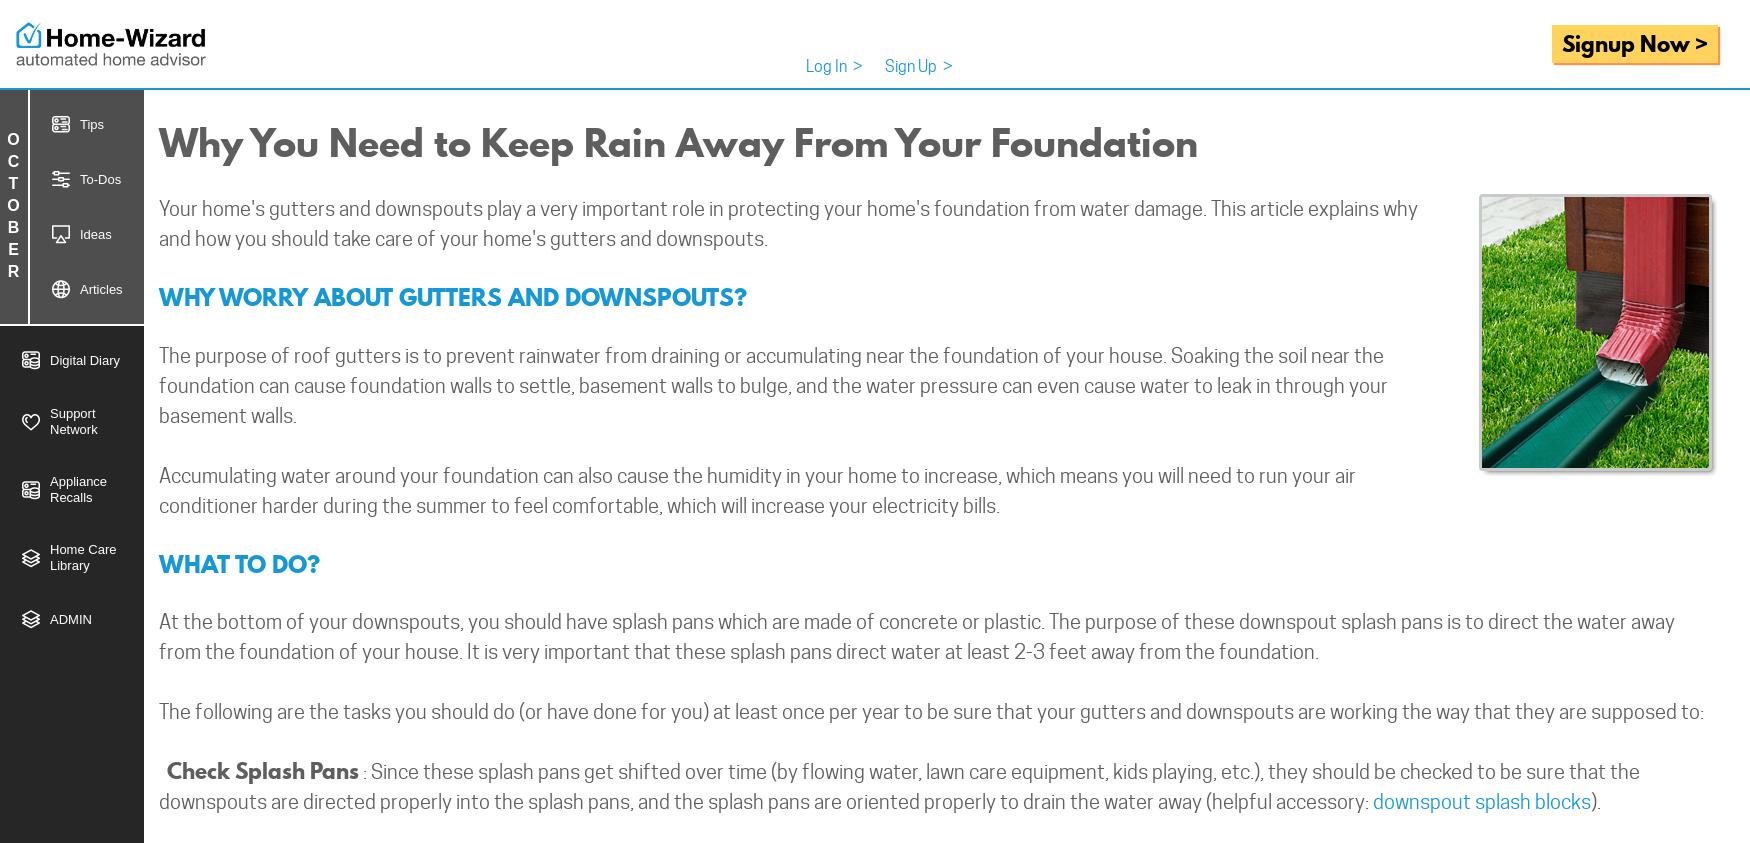  Describe the element at coordinates (82, 549) in the screenshot. I see `'Home Care'` at that location.